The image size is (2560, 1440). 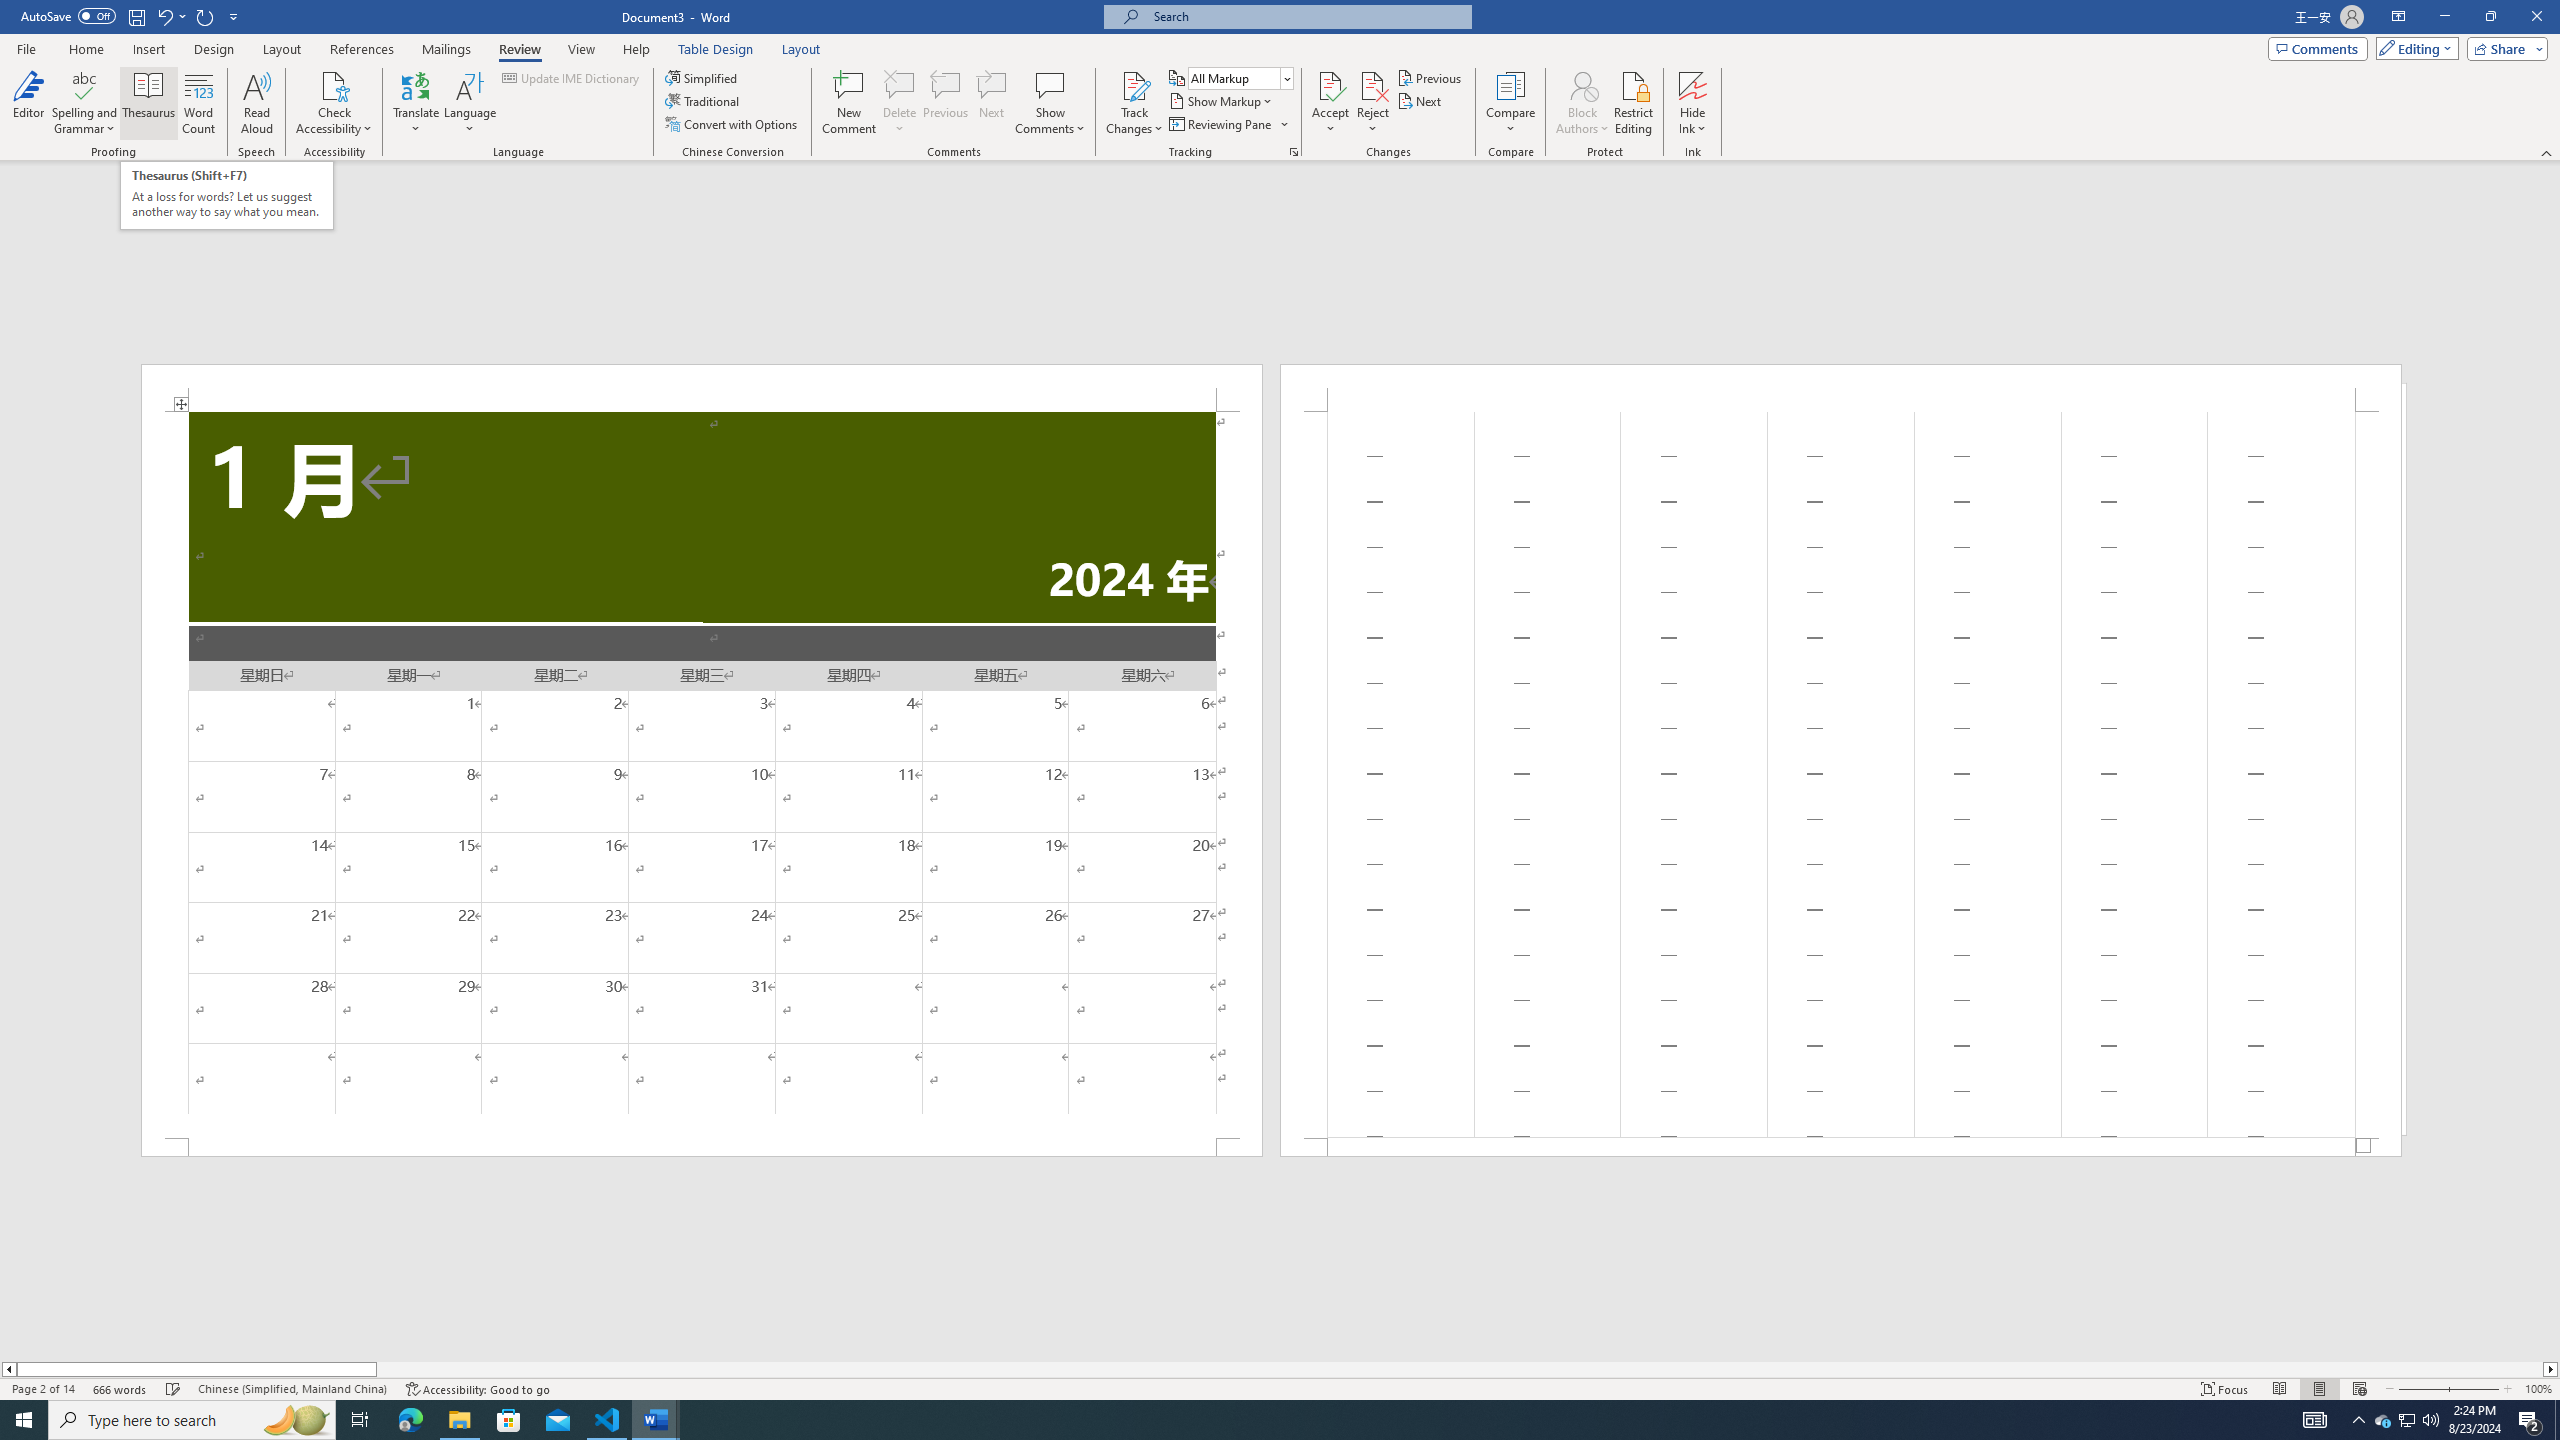 I want to click on 'Page 1 content', so click(x=701, y=773).